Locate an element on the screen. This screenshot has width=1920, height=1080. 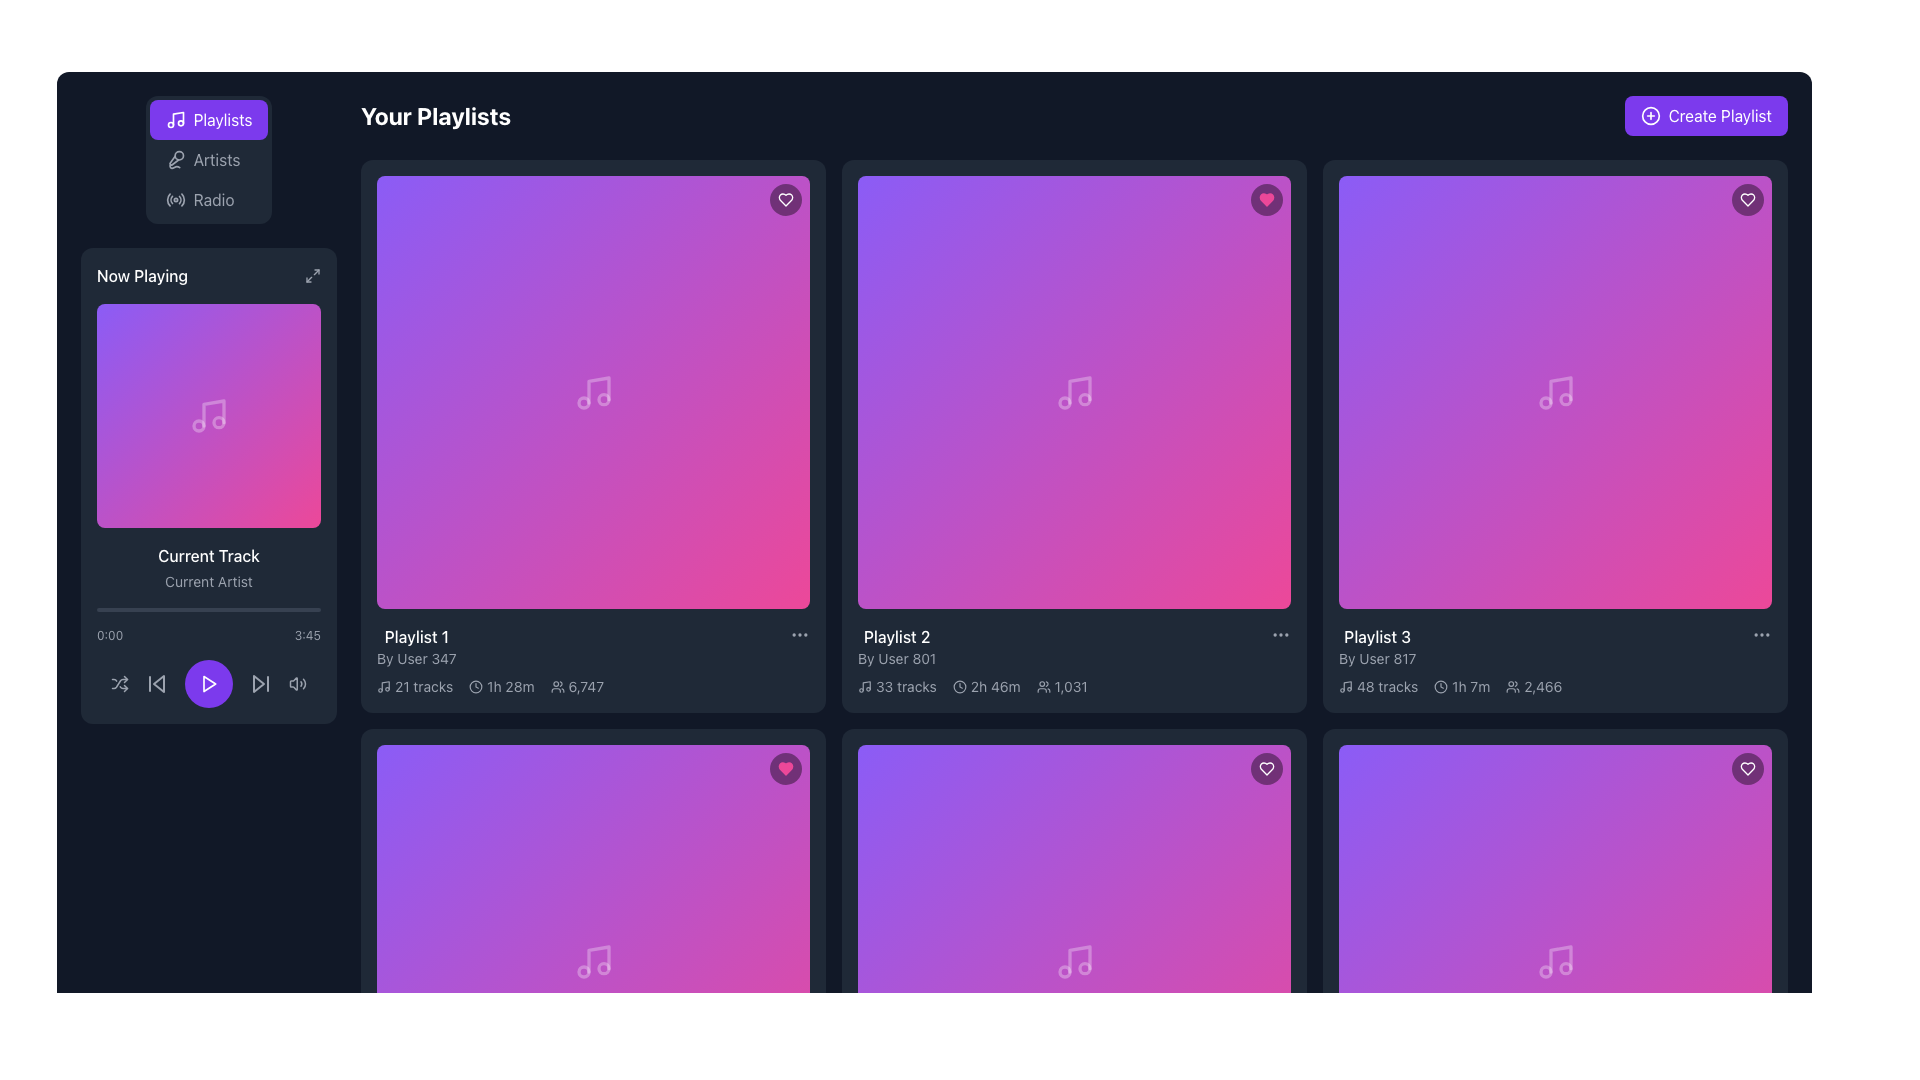
the total duration text element located below the thumbnail image of 'Playlist 1', to the right of the '21 tracks' text is located at coordinates (510, 685).